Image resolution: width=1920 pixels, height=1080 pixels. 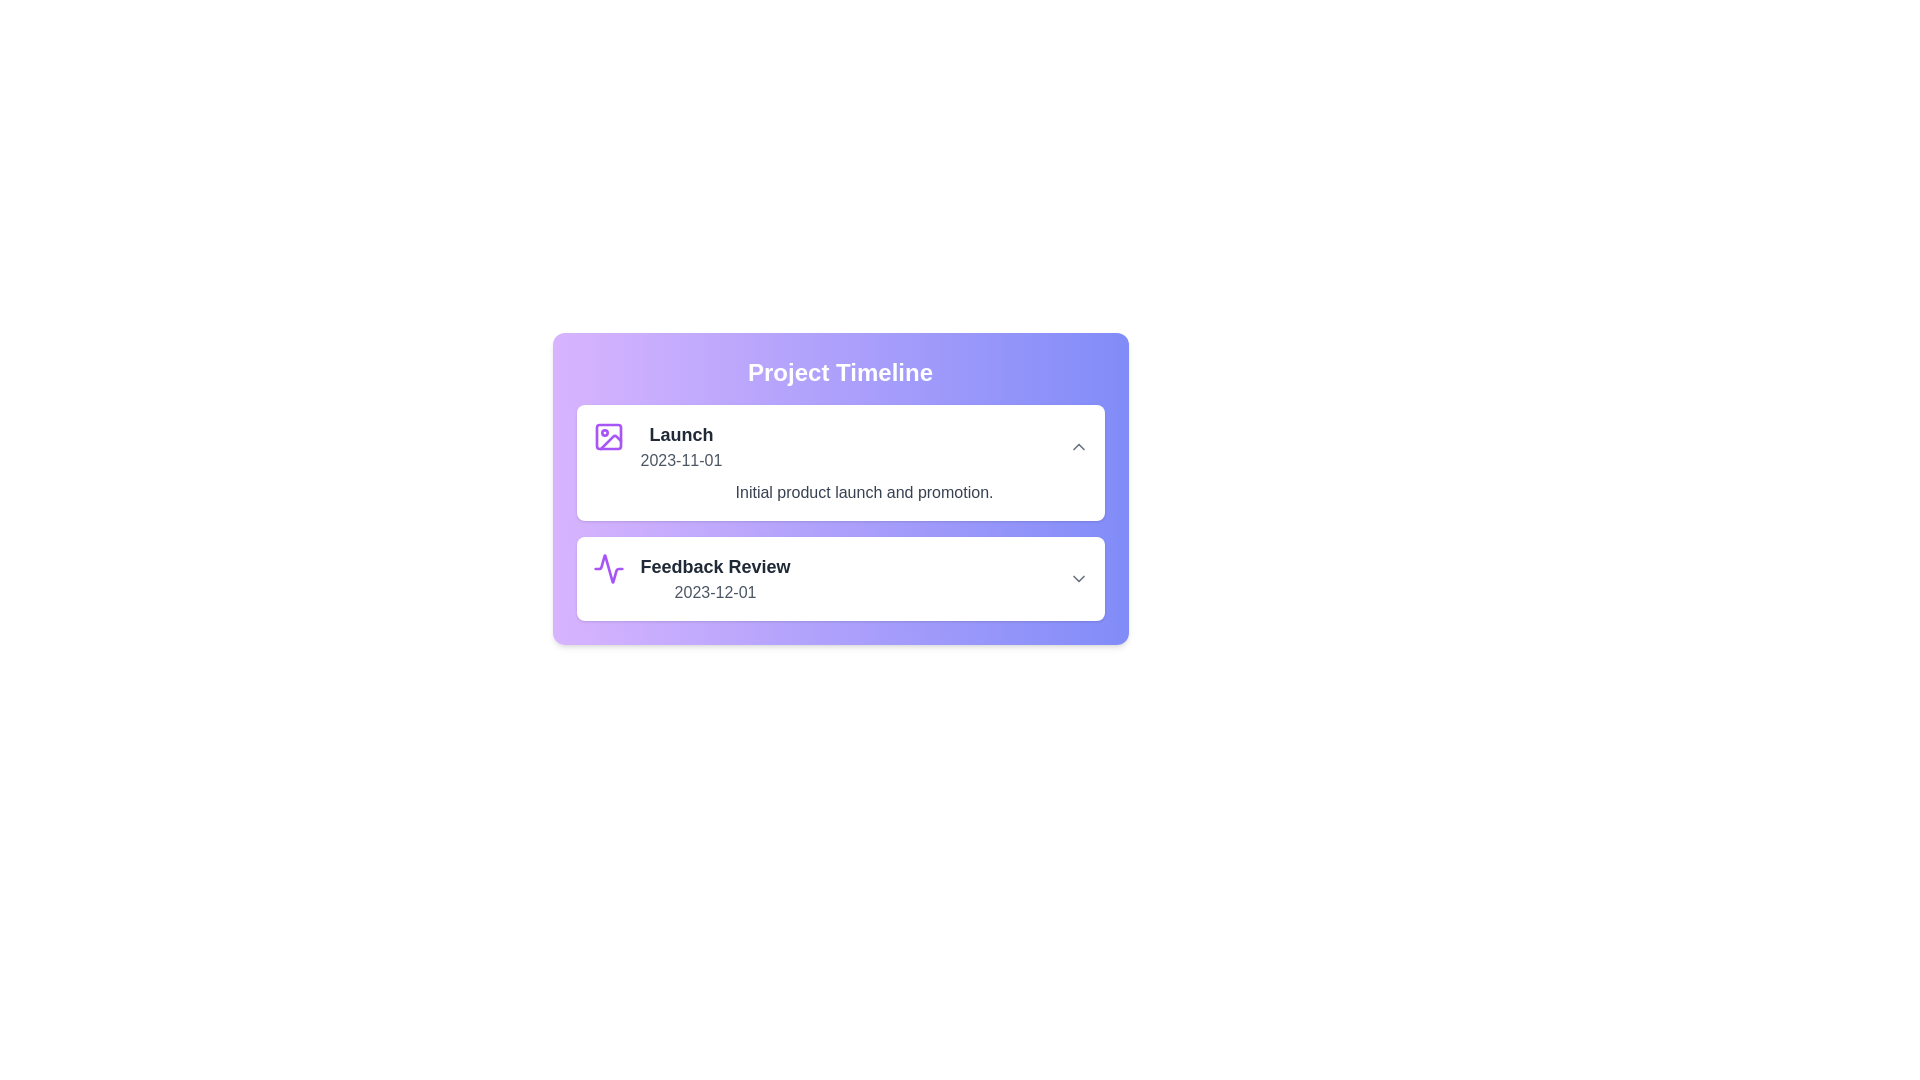 I want to click on the text label for the timeline entry titled 'Launch', which is positioned directly above the date '2023-11-01', so click(x=681, y=434).